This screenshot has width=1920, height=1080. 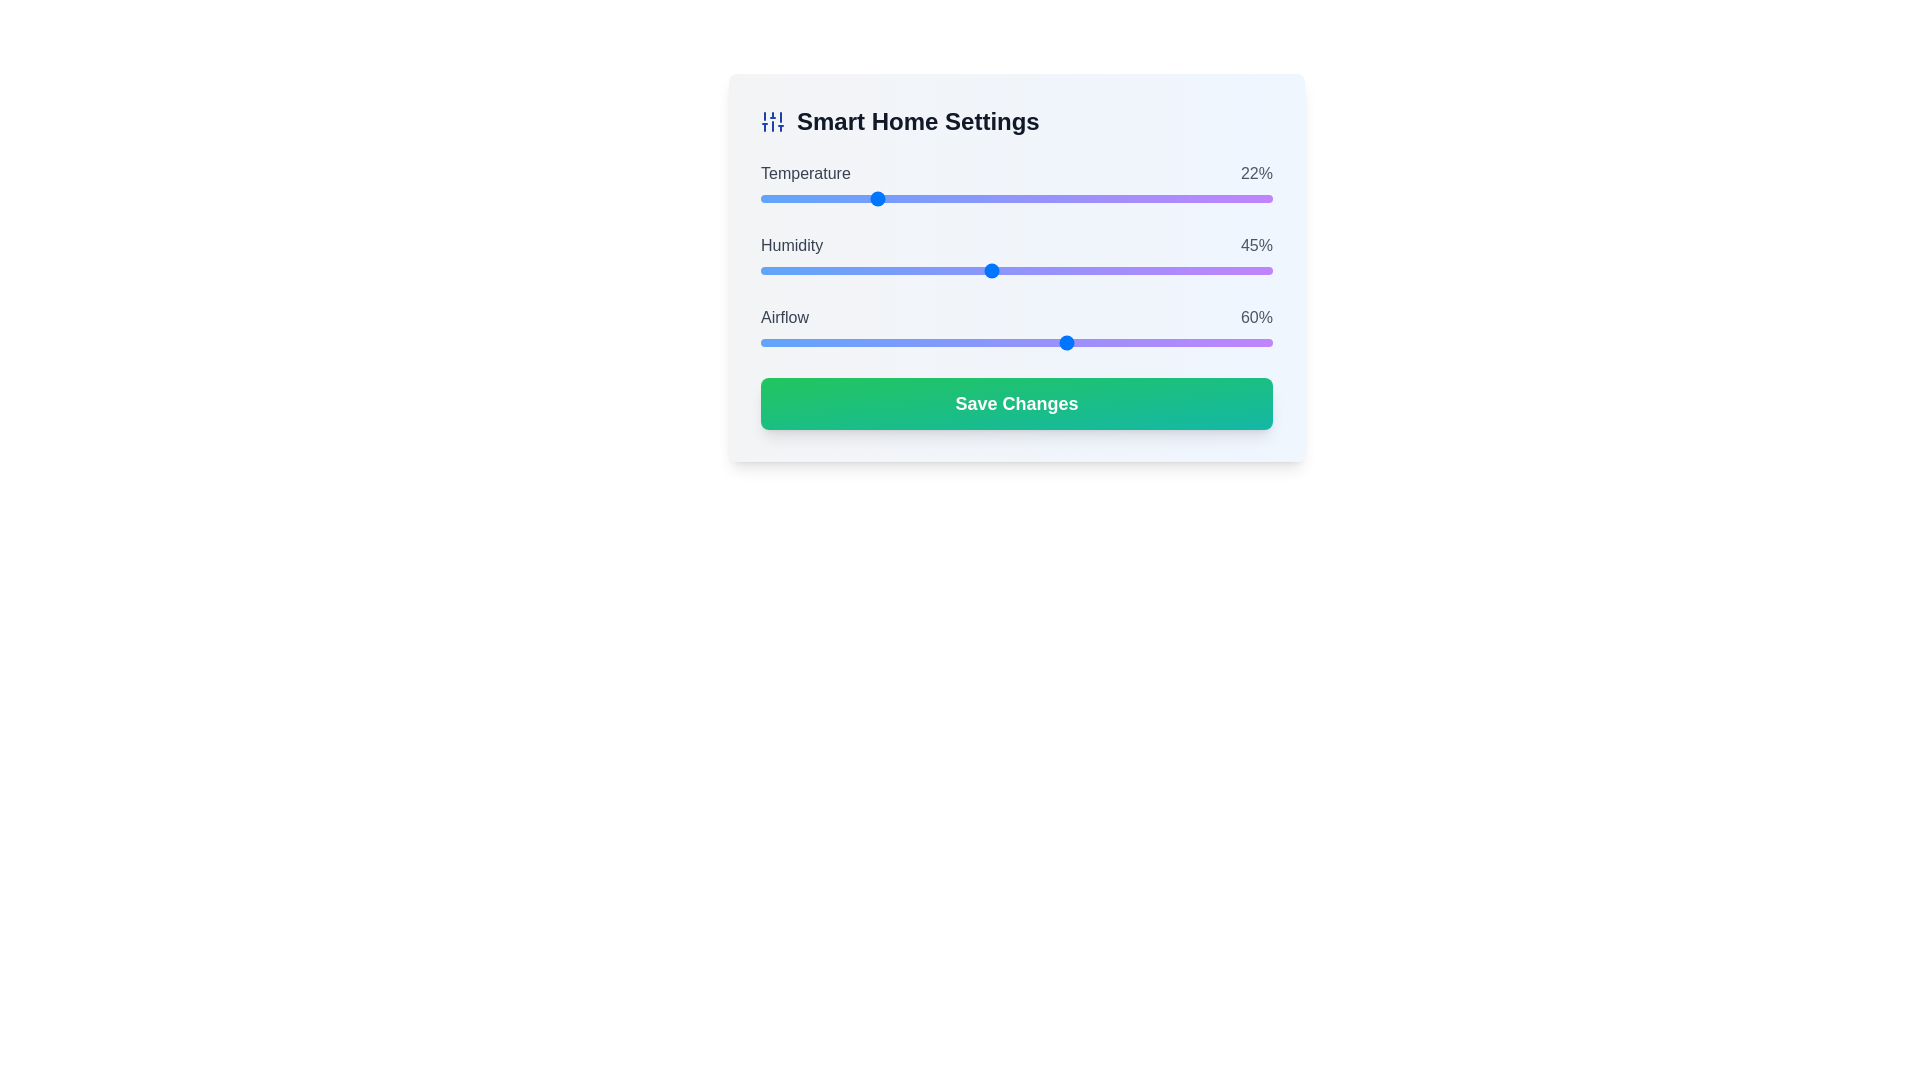 I want to click on the airflow, so click(x=1027, y=342).